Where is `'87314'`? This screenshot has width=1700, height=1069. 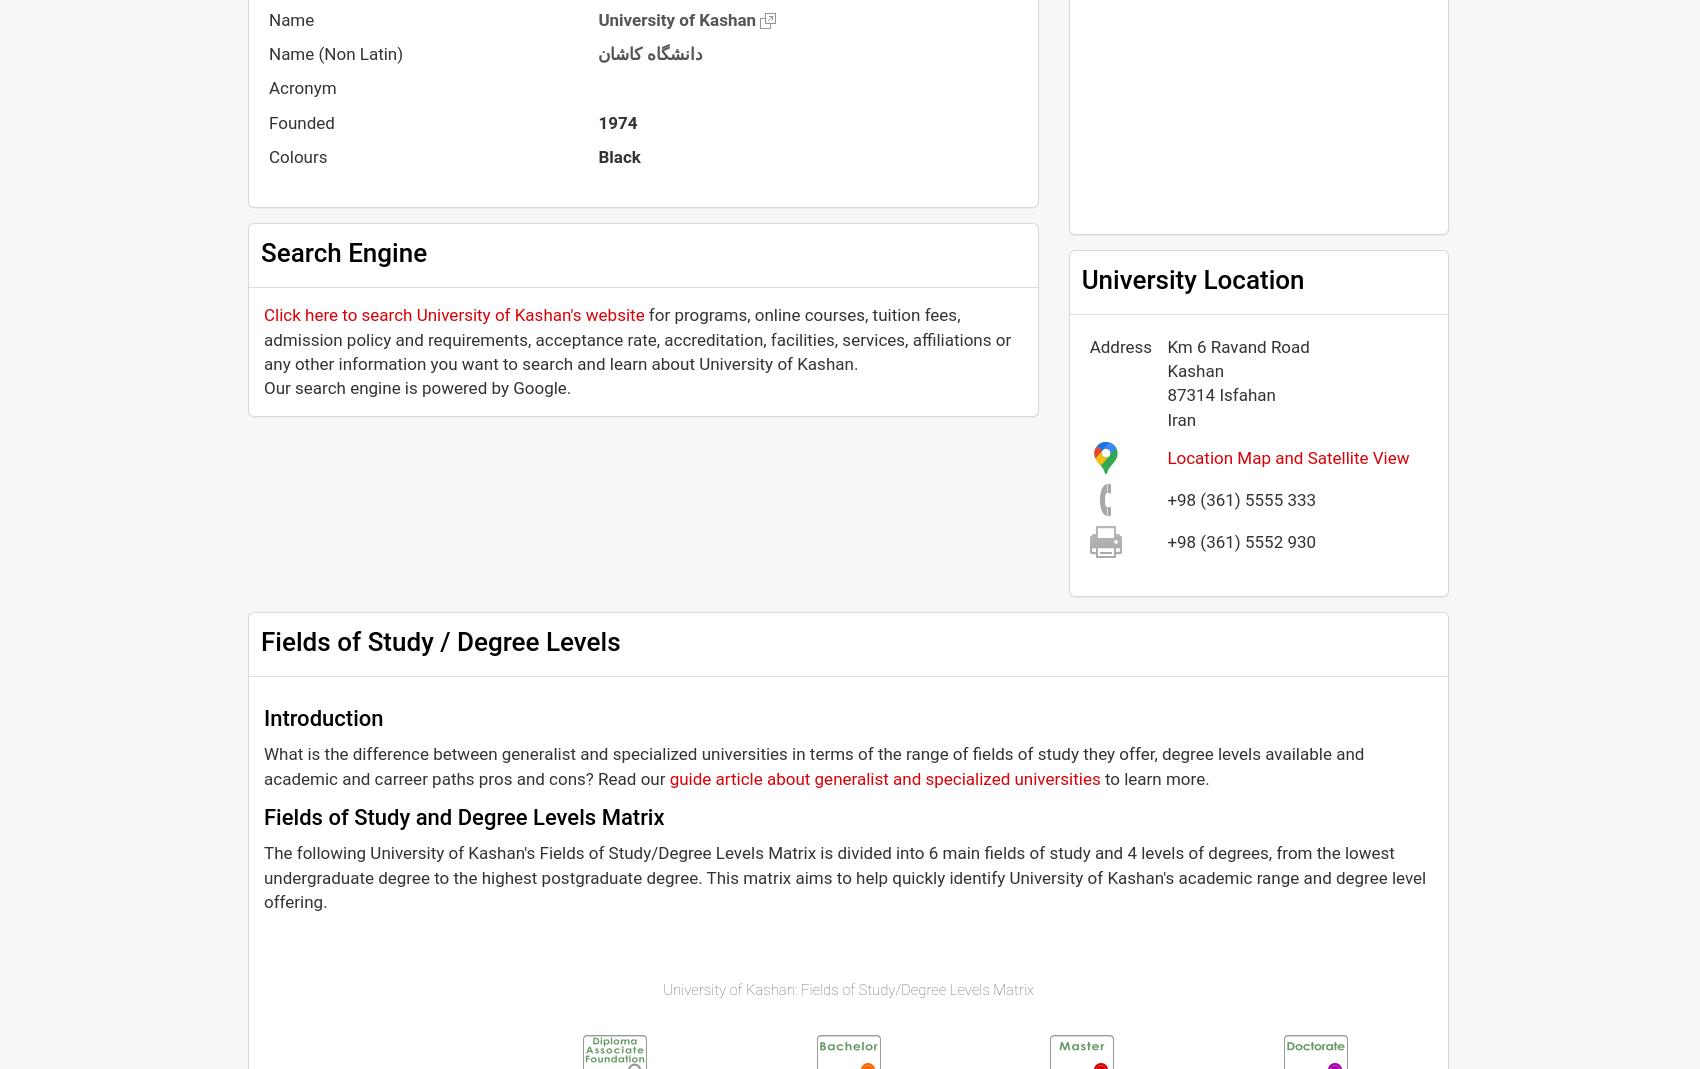 '87314' is located at coordinates (1190, 394).